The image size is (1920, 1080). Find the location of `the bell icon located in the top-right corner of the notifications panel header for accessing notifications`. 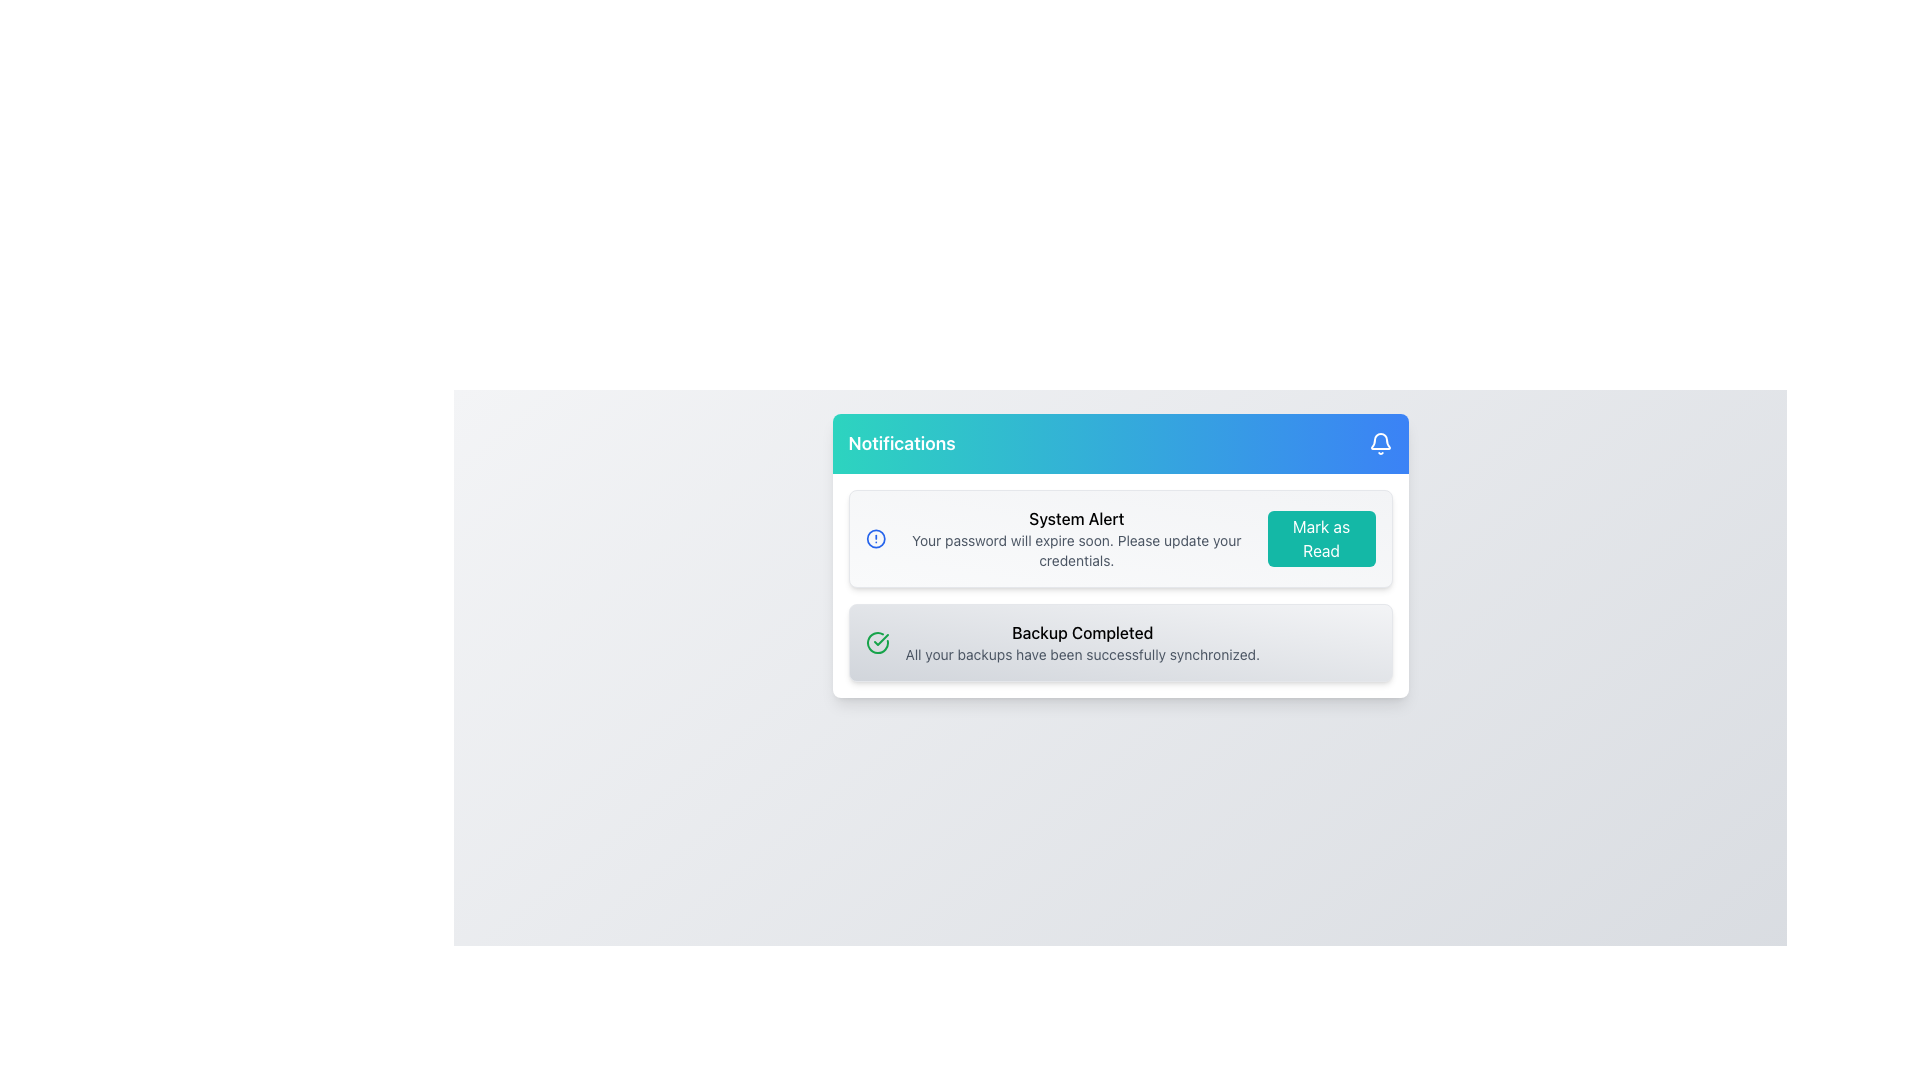

the bell icon located in the top-right corner of the notifications panel header for accessing notifications is located at coordinates (1379, 442).